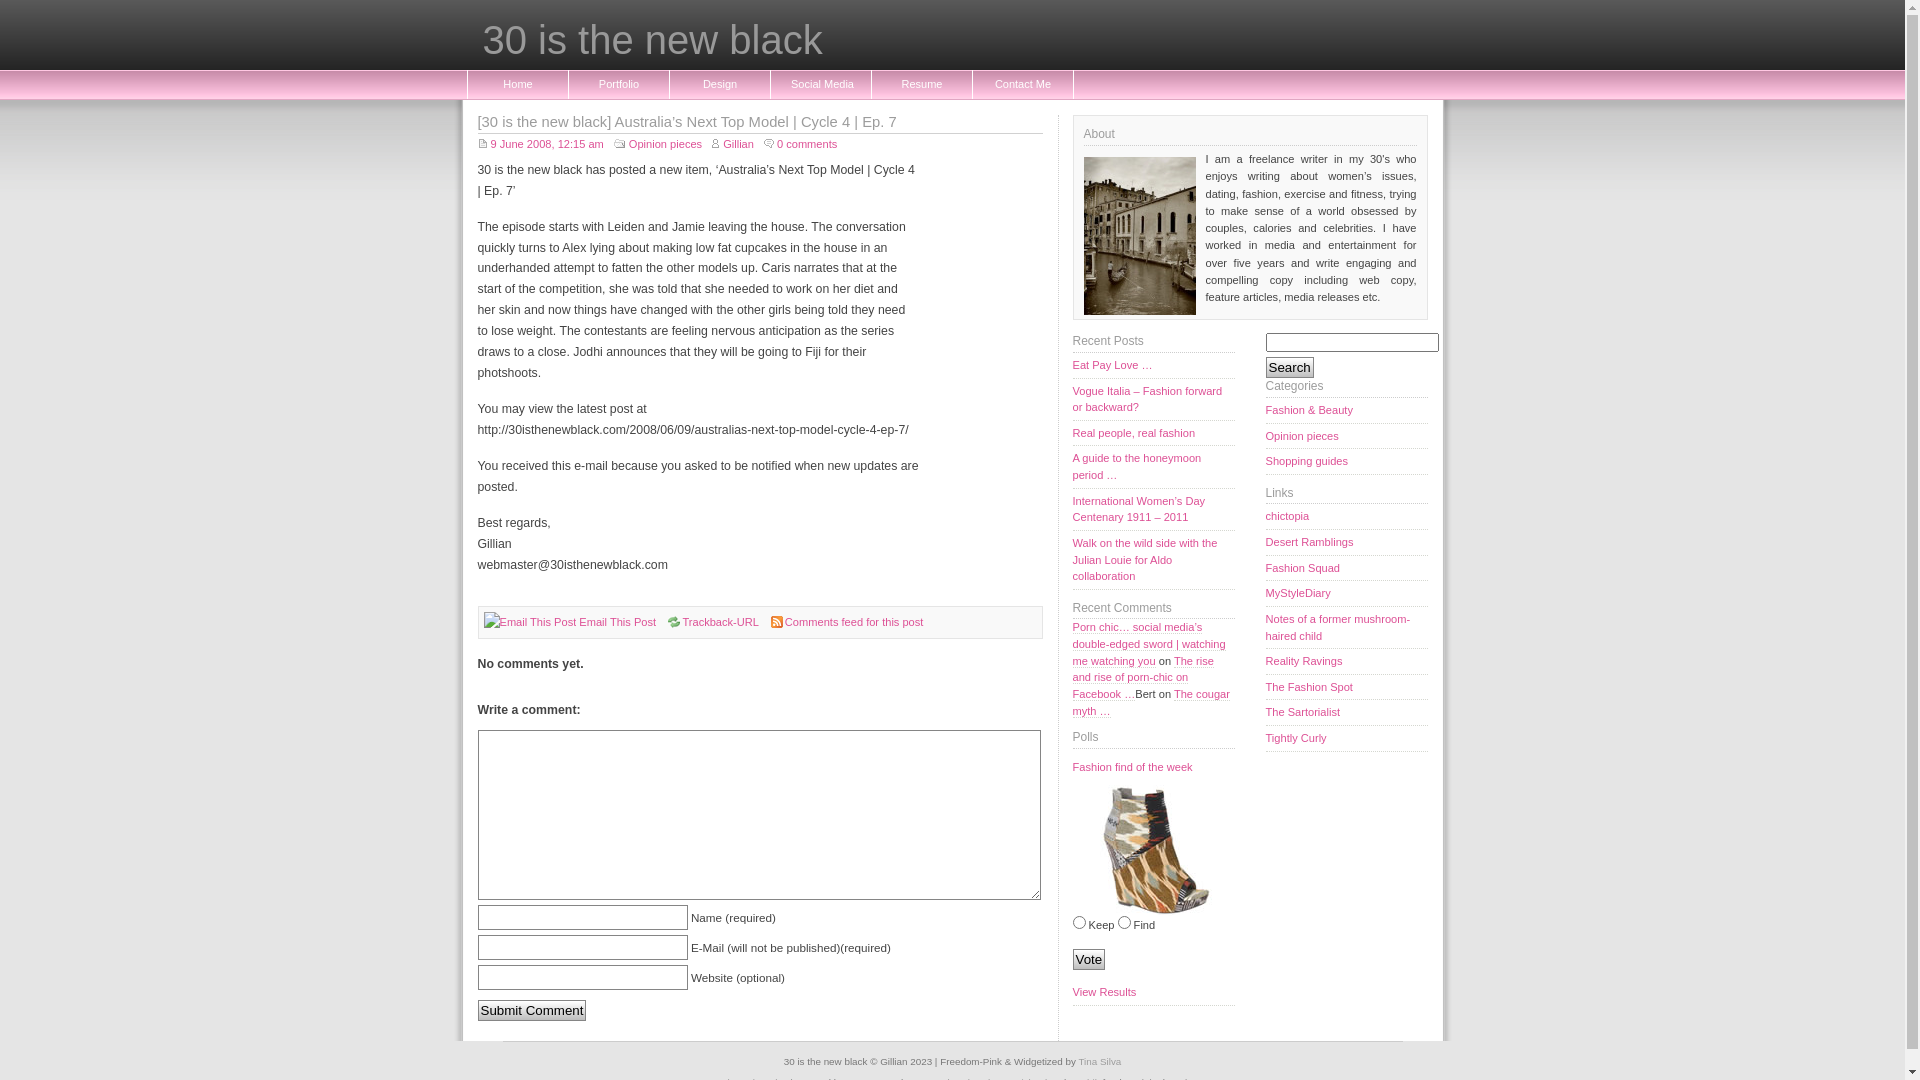 Image resolution: width=1920 pixels, height=1080 pixels. What do you see at coordinates (1347, 686) in the screenshot?
I see `'The Fashion Spot'` at bounding box center [1347, 686].